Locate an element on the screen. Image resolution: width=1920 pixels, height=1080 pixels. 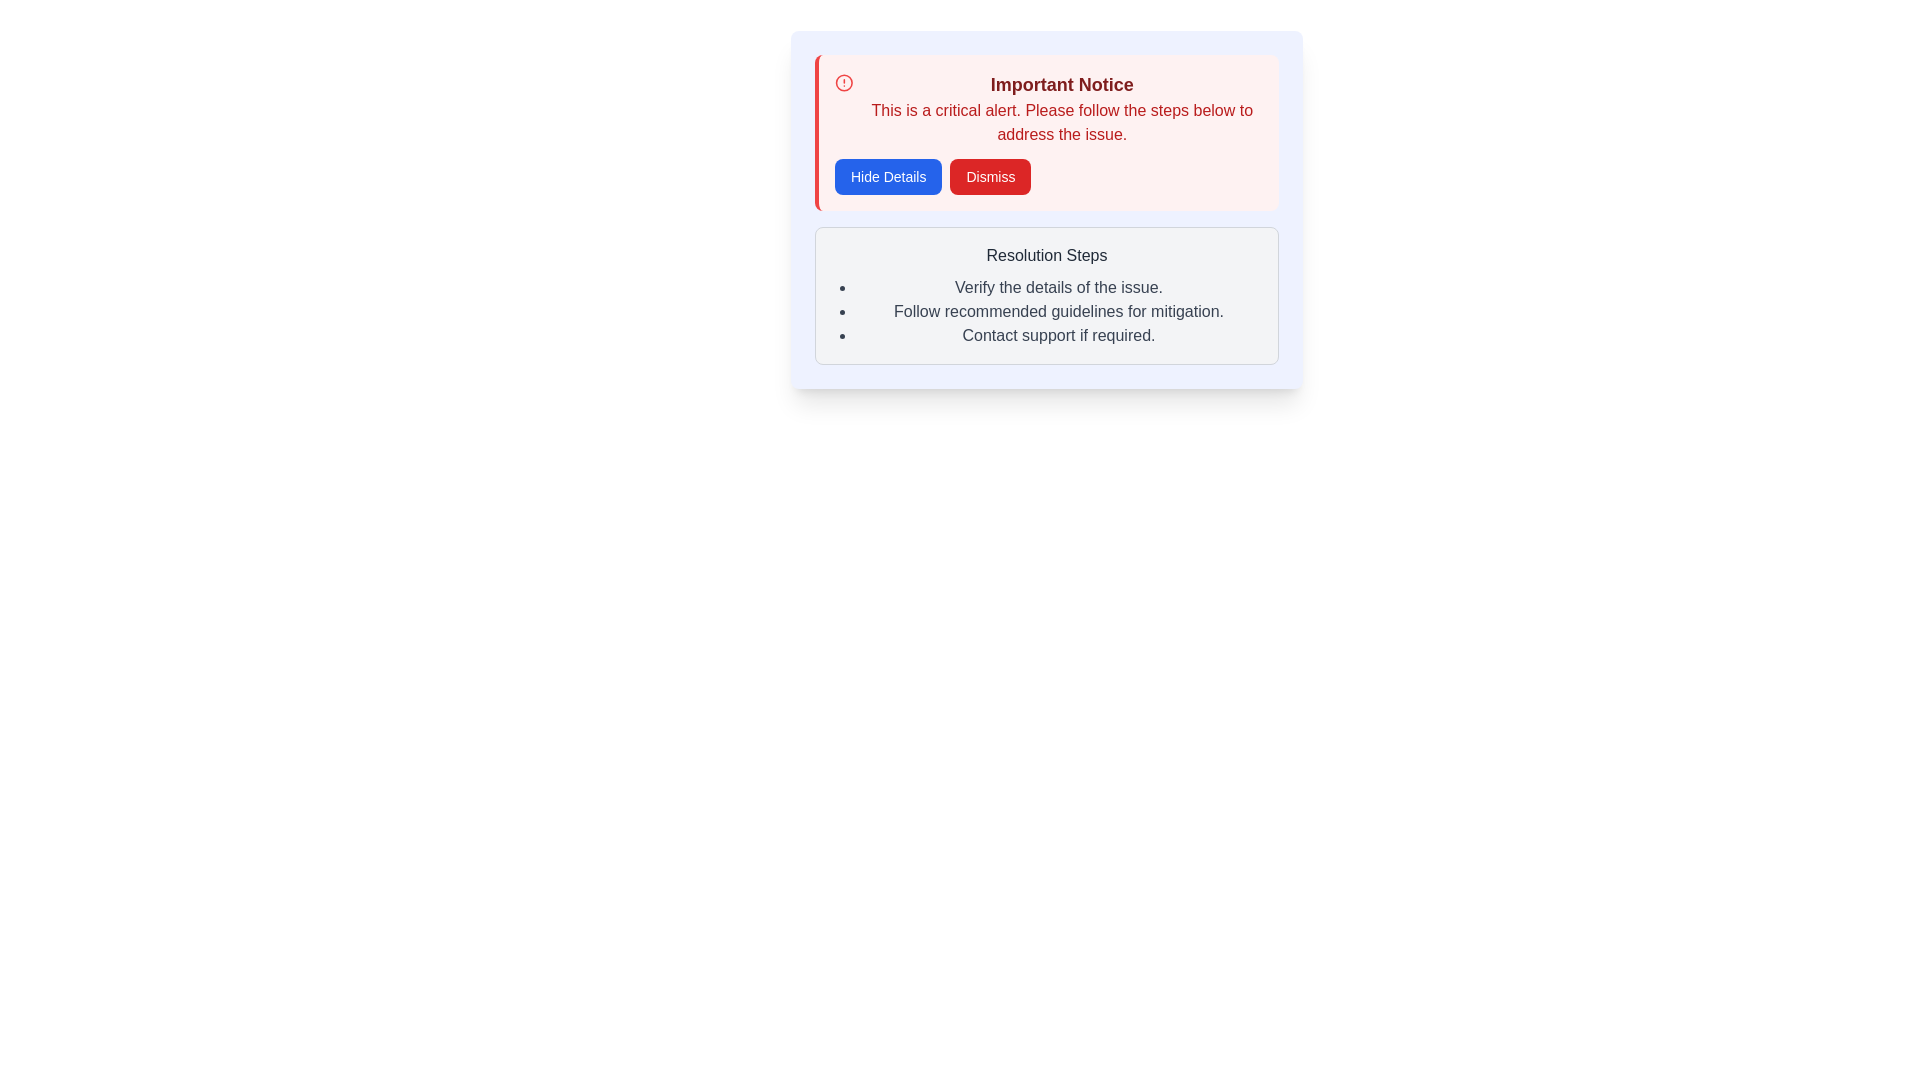
the text label reading 'Verify the details of the issue.' which is the first item in the bullet point list under the 'Resolution Steps' section is located at coordinates (1058, 288).